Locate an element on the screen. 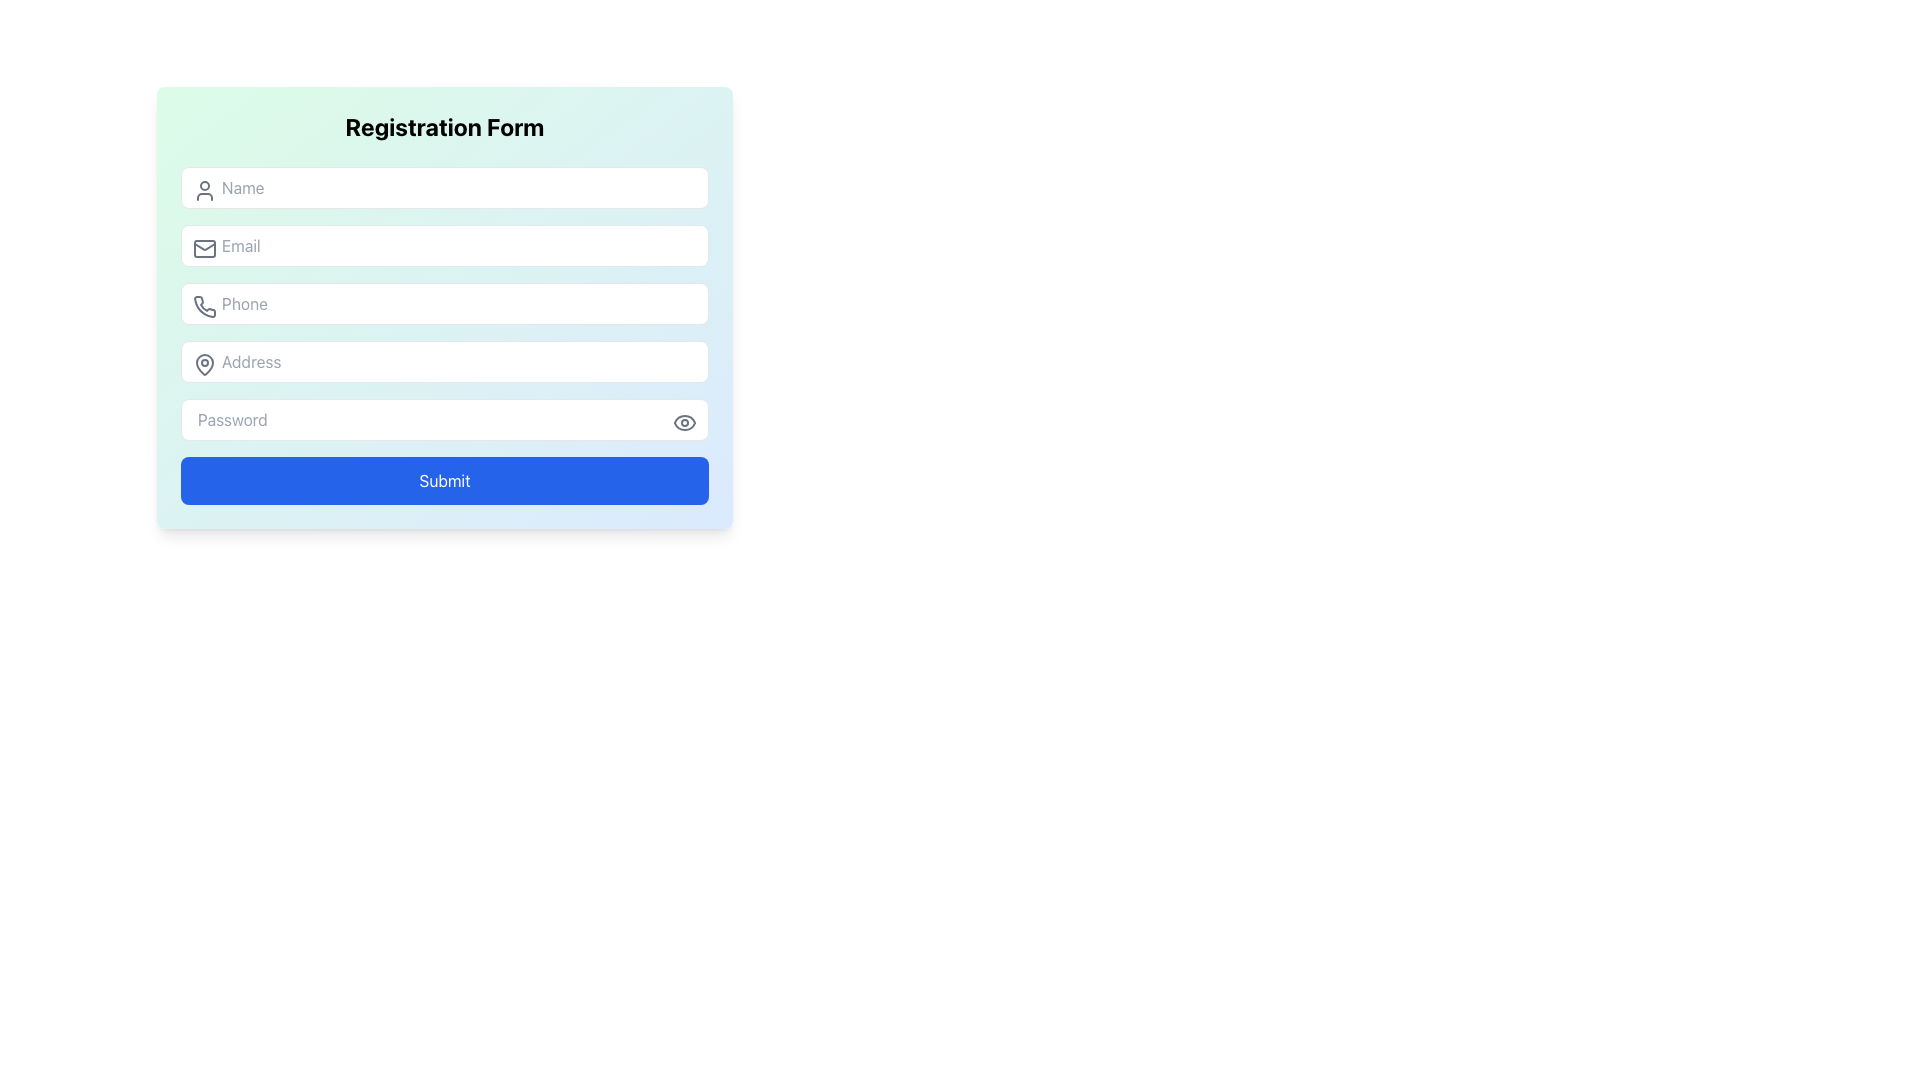 This screenshot has width=1920, height=1080. the eye-shaped icon element located on the right side of the password input field is located at coordinates (685, 422).